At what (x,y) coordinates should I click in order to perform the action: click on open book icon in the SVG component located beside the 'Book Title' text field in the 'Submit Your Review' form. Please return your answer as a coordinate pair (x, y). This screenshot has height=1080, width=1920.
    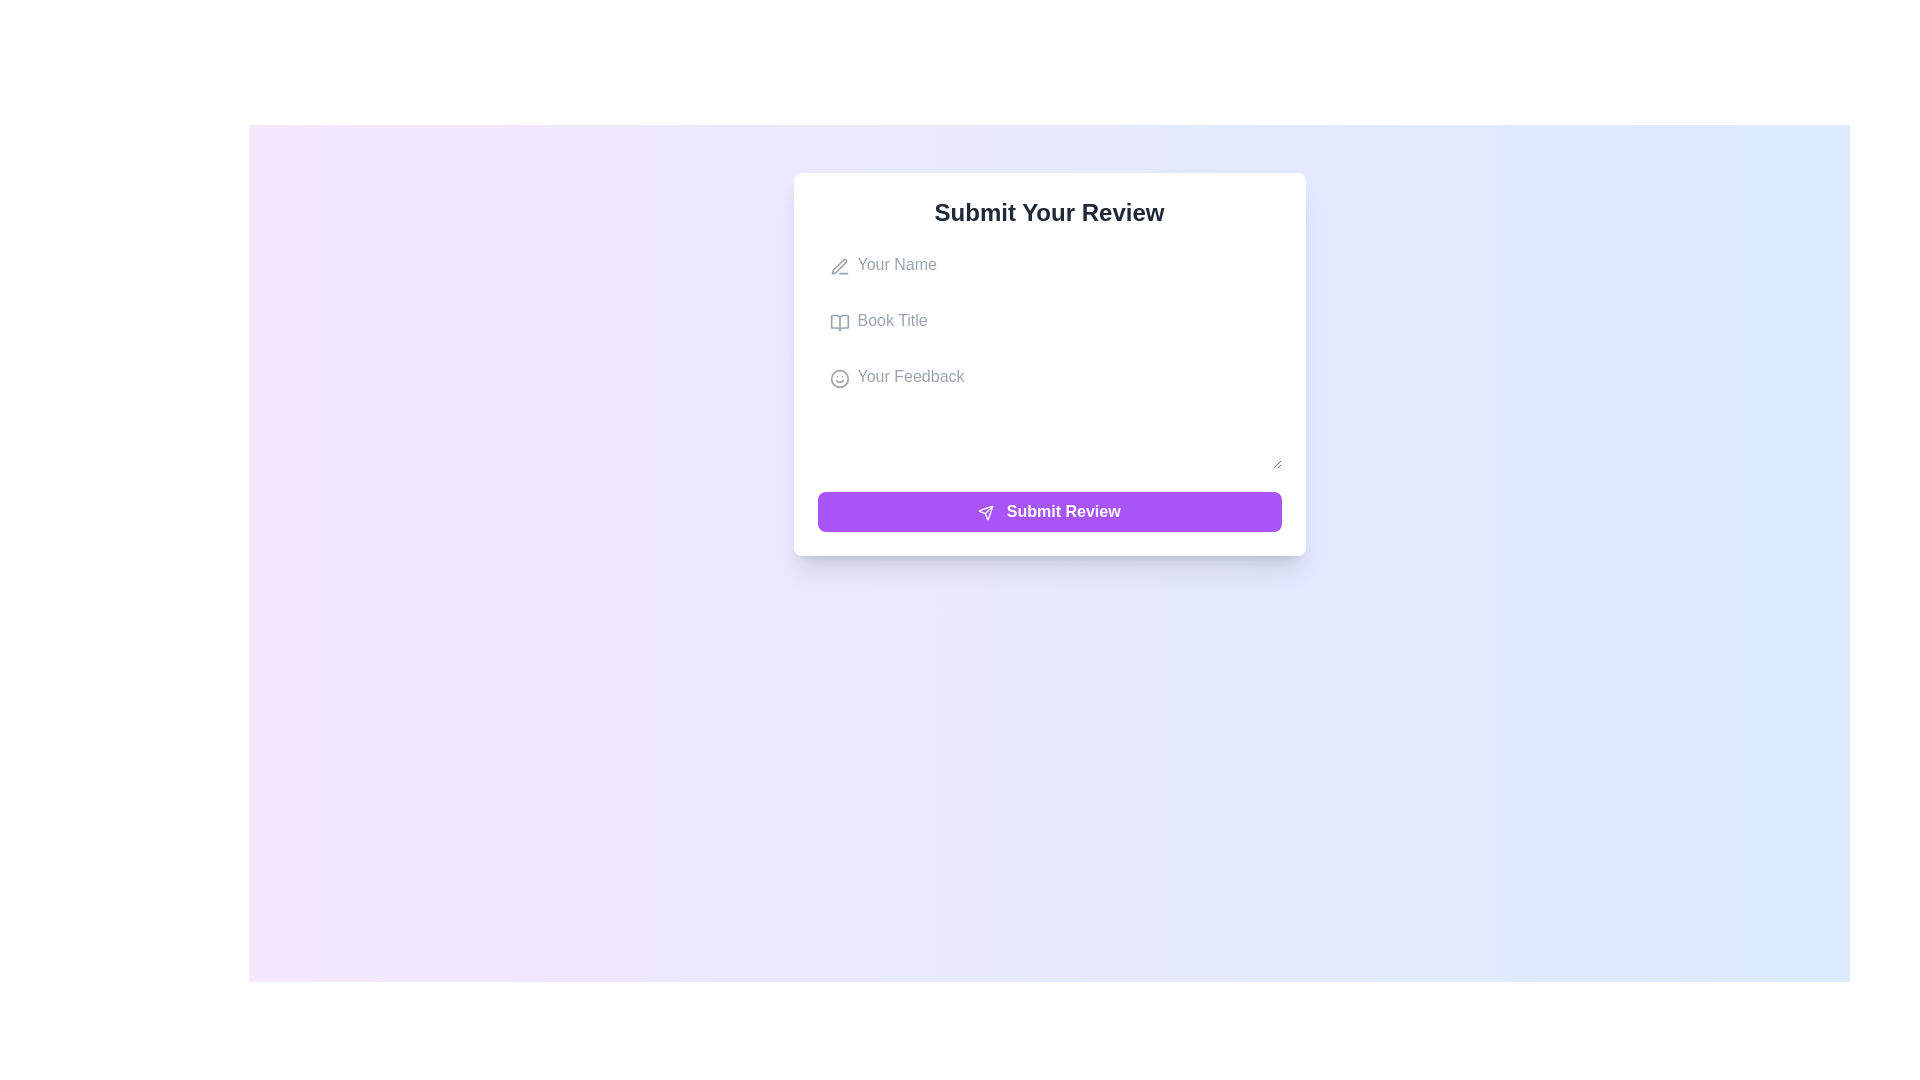
    Looking at the image, I should click on (839, 322).